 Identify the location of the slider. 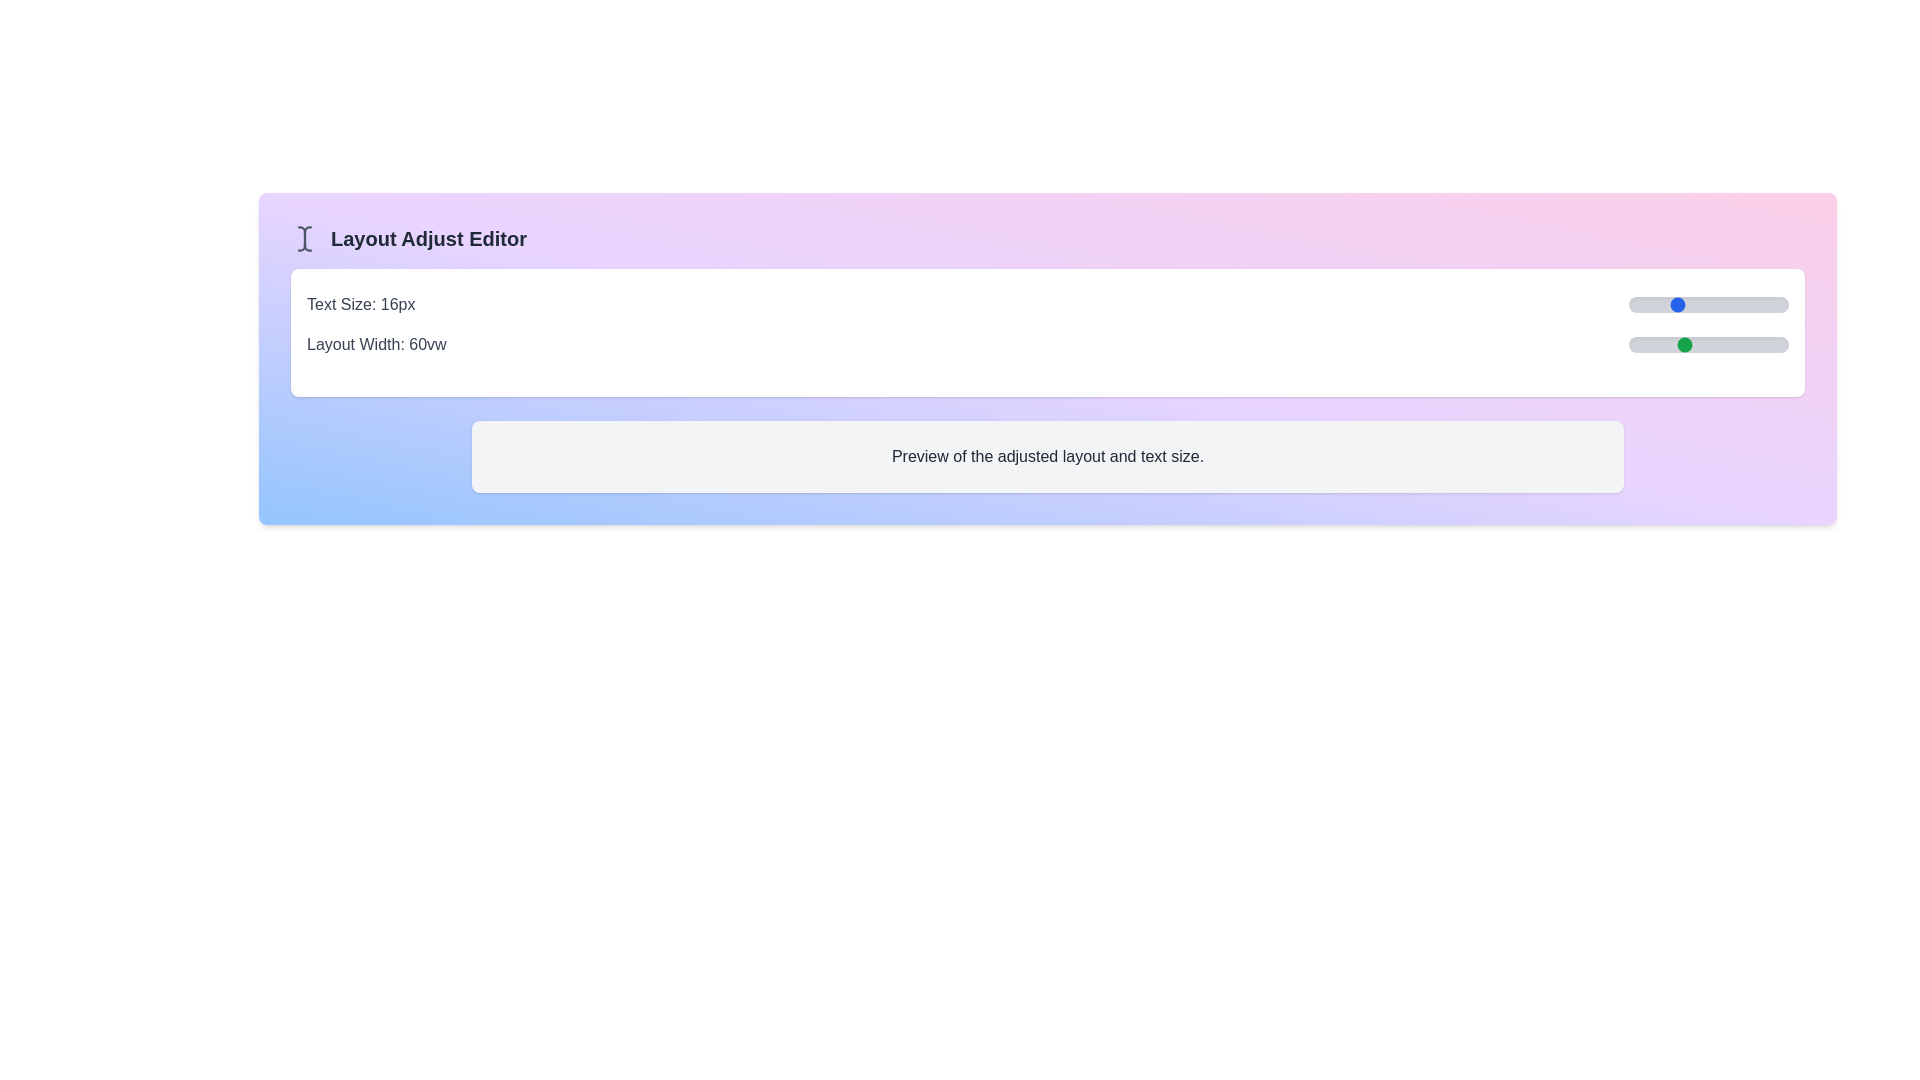
(1692, 343).